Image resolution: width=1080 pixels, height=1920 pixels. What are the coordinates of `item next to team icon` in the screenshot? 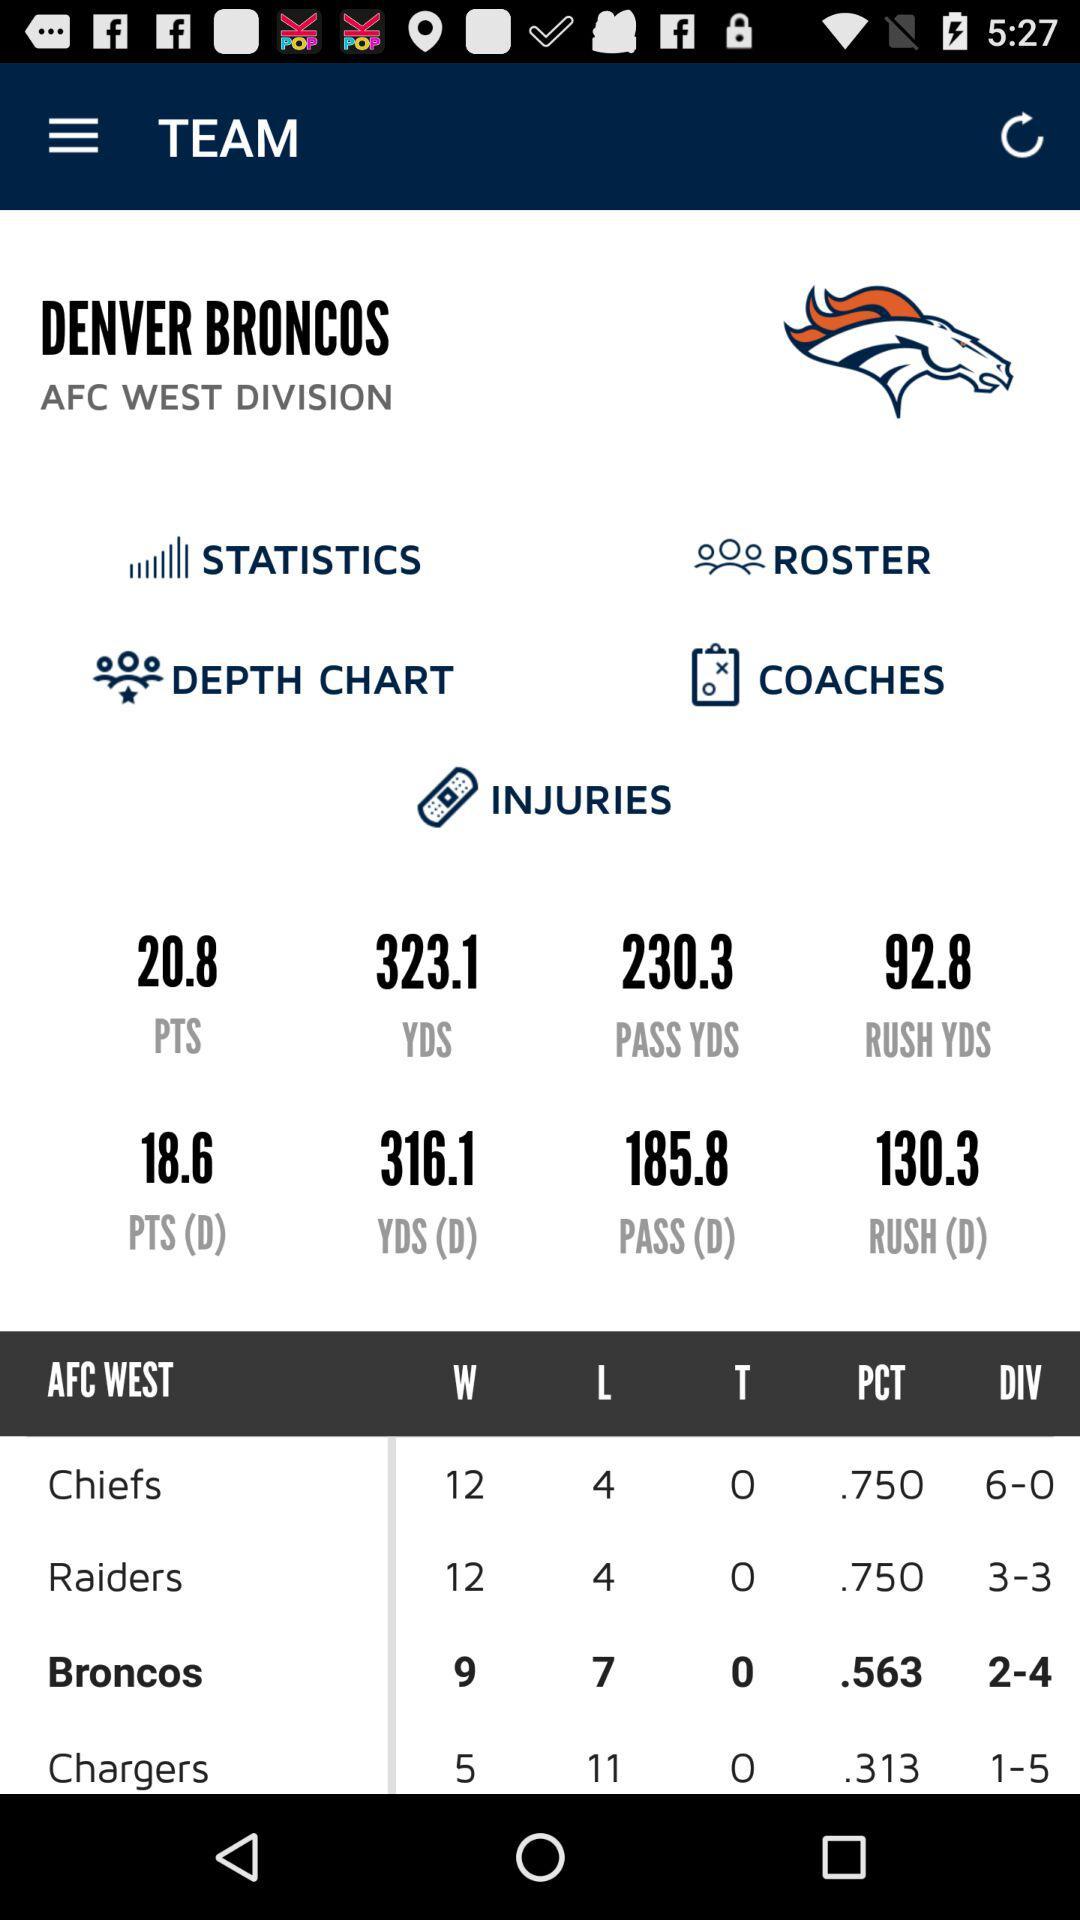 It's located at (72, 135).